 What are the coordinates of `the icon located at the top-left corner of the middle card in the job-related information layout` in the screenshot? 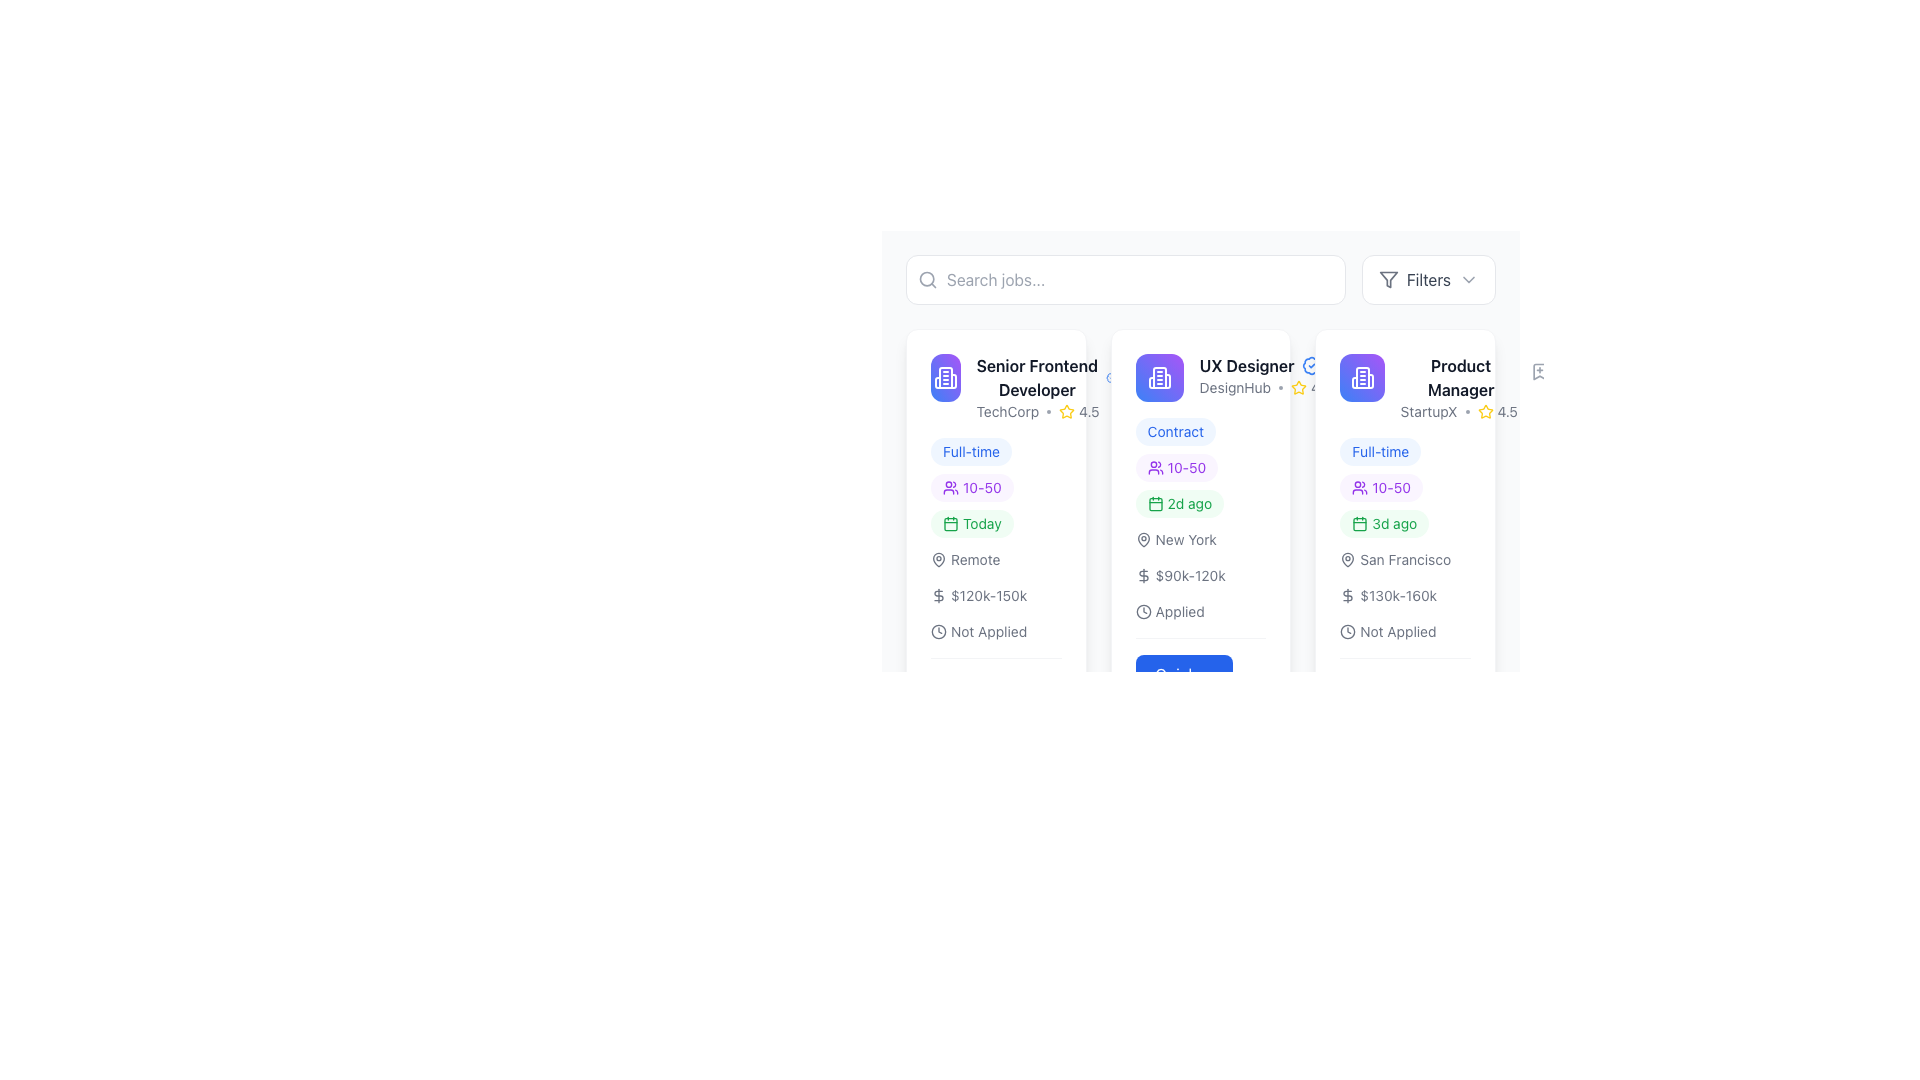 It's located at (1361, 378).